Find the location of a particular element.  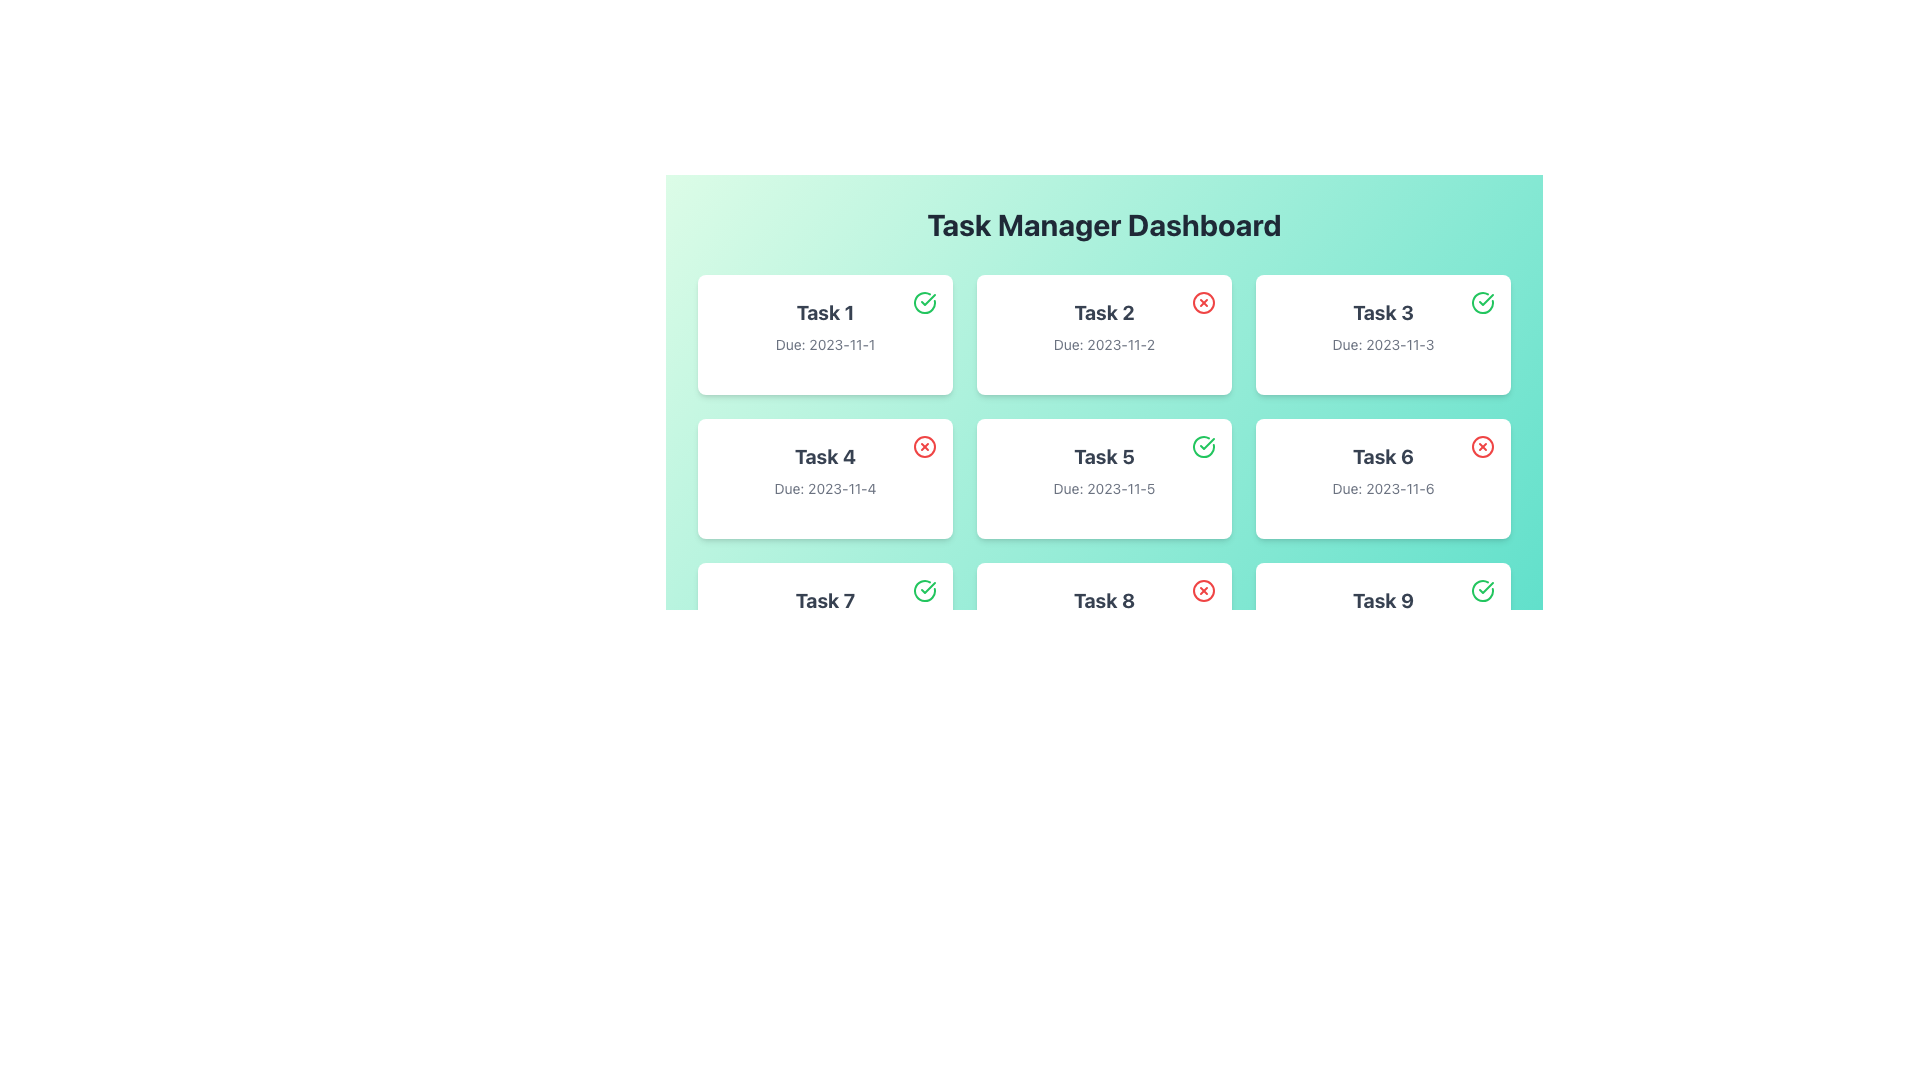

the icon representing a completed task located at the top-right corner of the 'Task 5' card in the 'Task Manager Dashboard' is located at coordinates (1203, 446).